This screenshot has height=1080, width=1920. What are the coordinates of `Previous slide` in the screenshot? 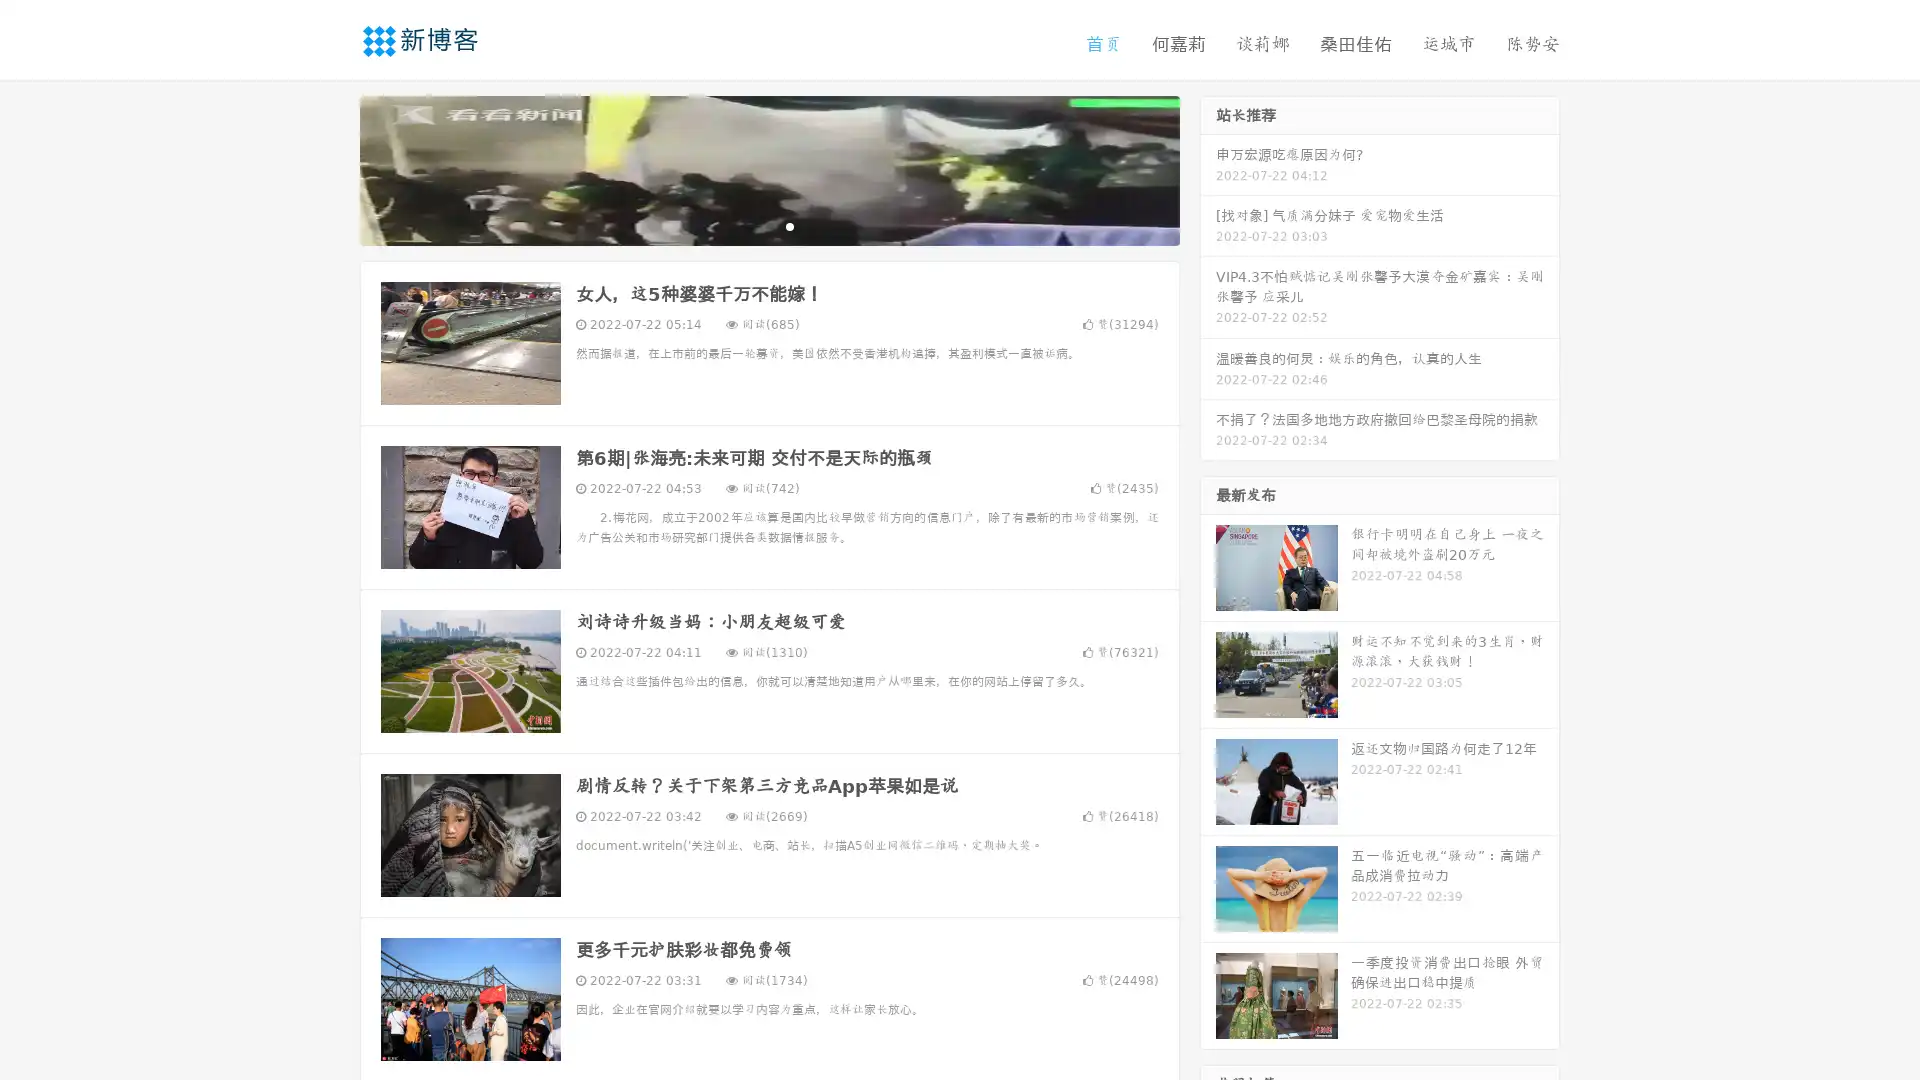 It's located at (330, 168).